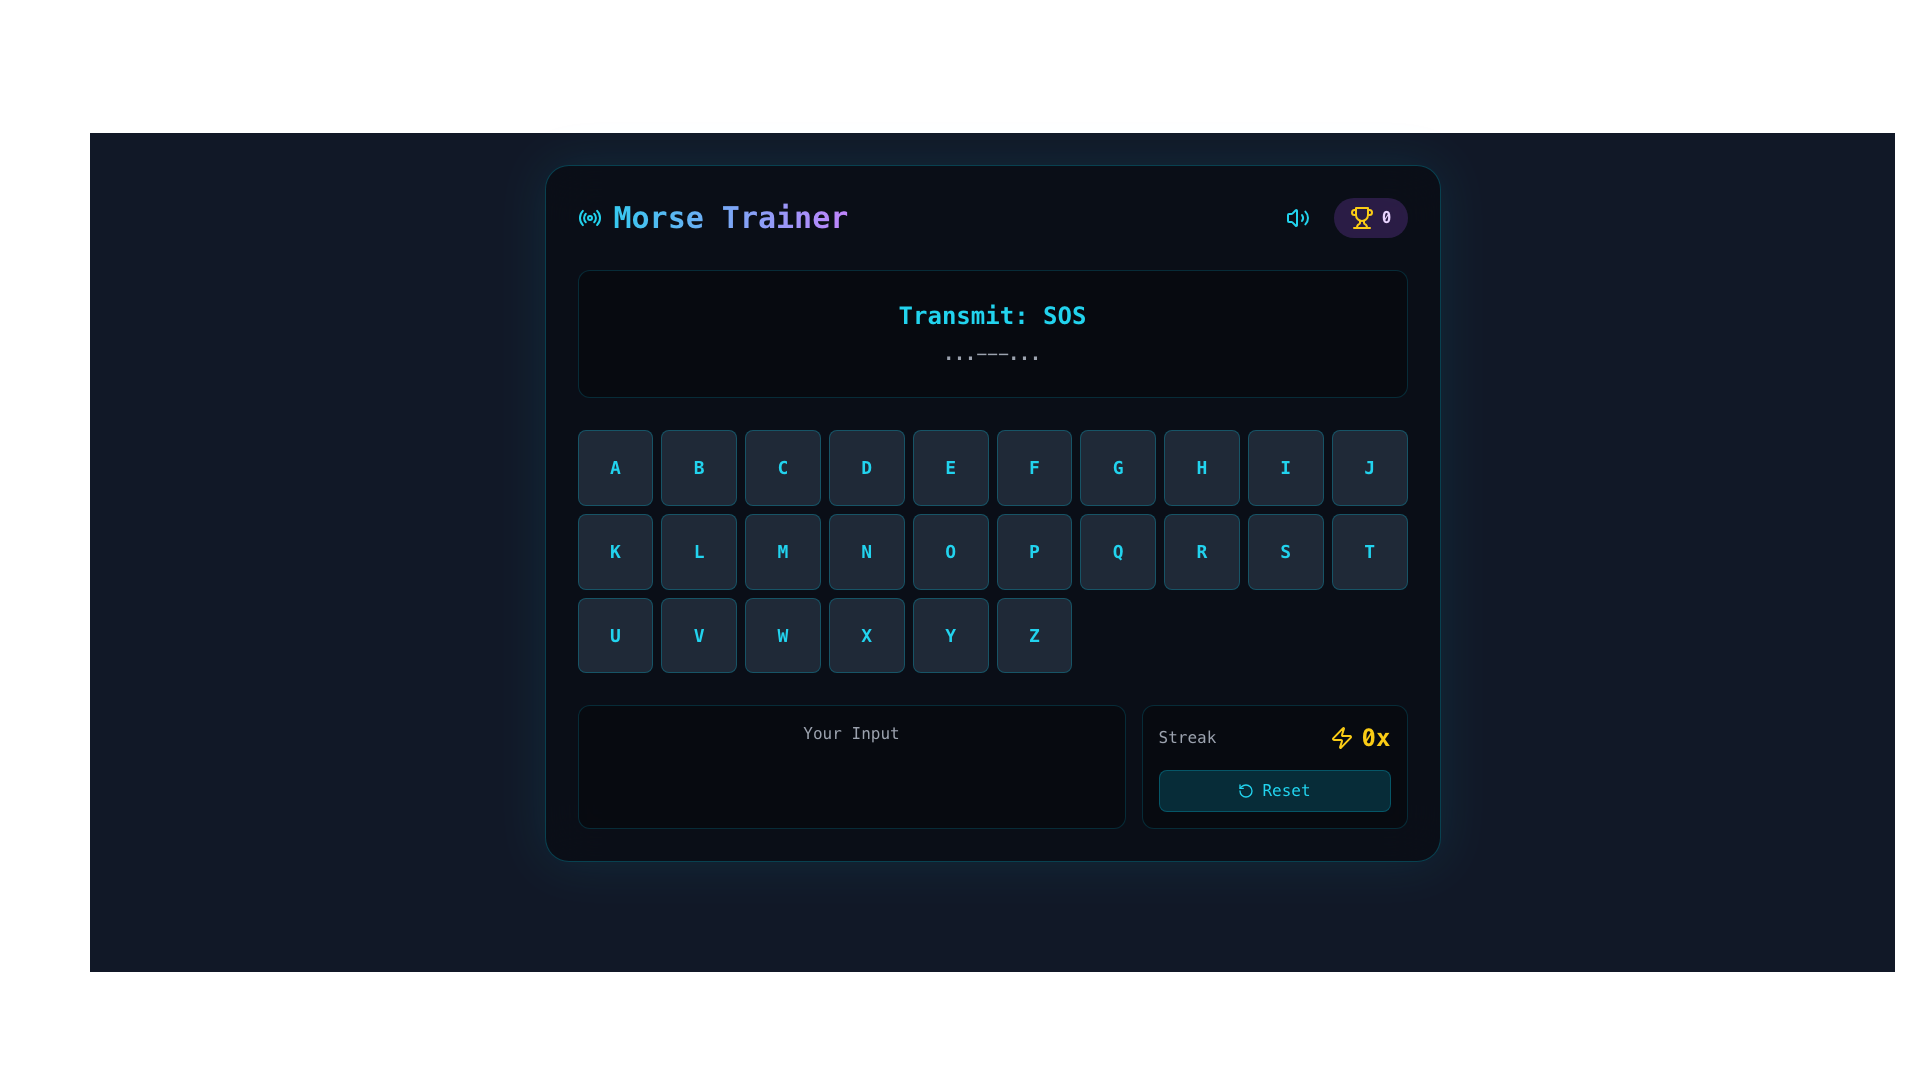 Image resolution: width=1920 pixels, height=1080 pixels. Describe the element at coordinates (1341, 738) in the screenshot. I see `the stylized lightning bolt icon, which is yellow and outlined, located to the left of the bold text '0x' at the bottom right corner of the interface` at that location.